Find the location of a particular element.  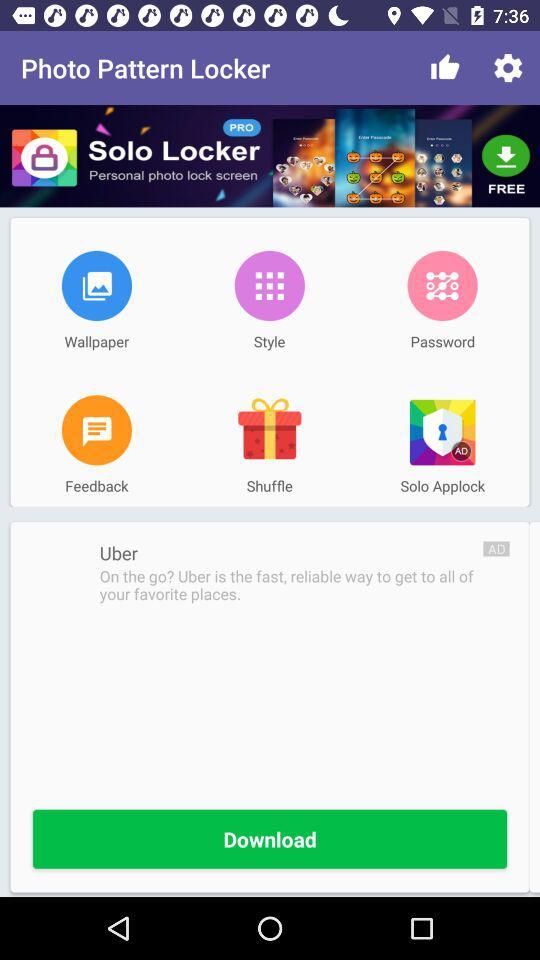

the icon below wallpaper item is located at coordinates (95, 430).